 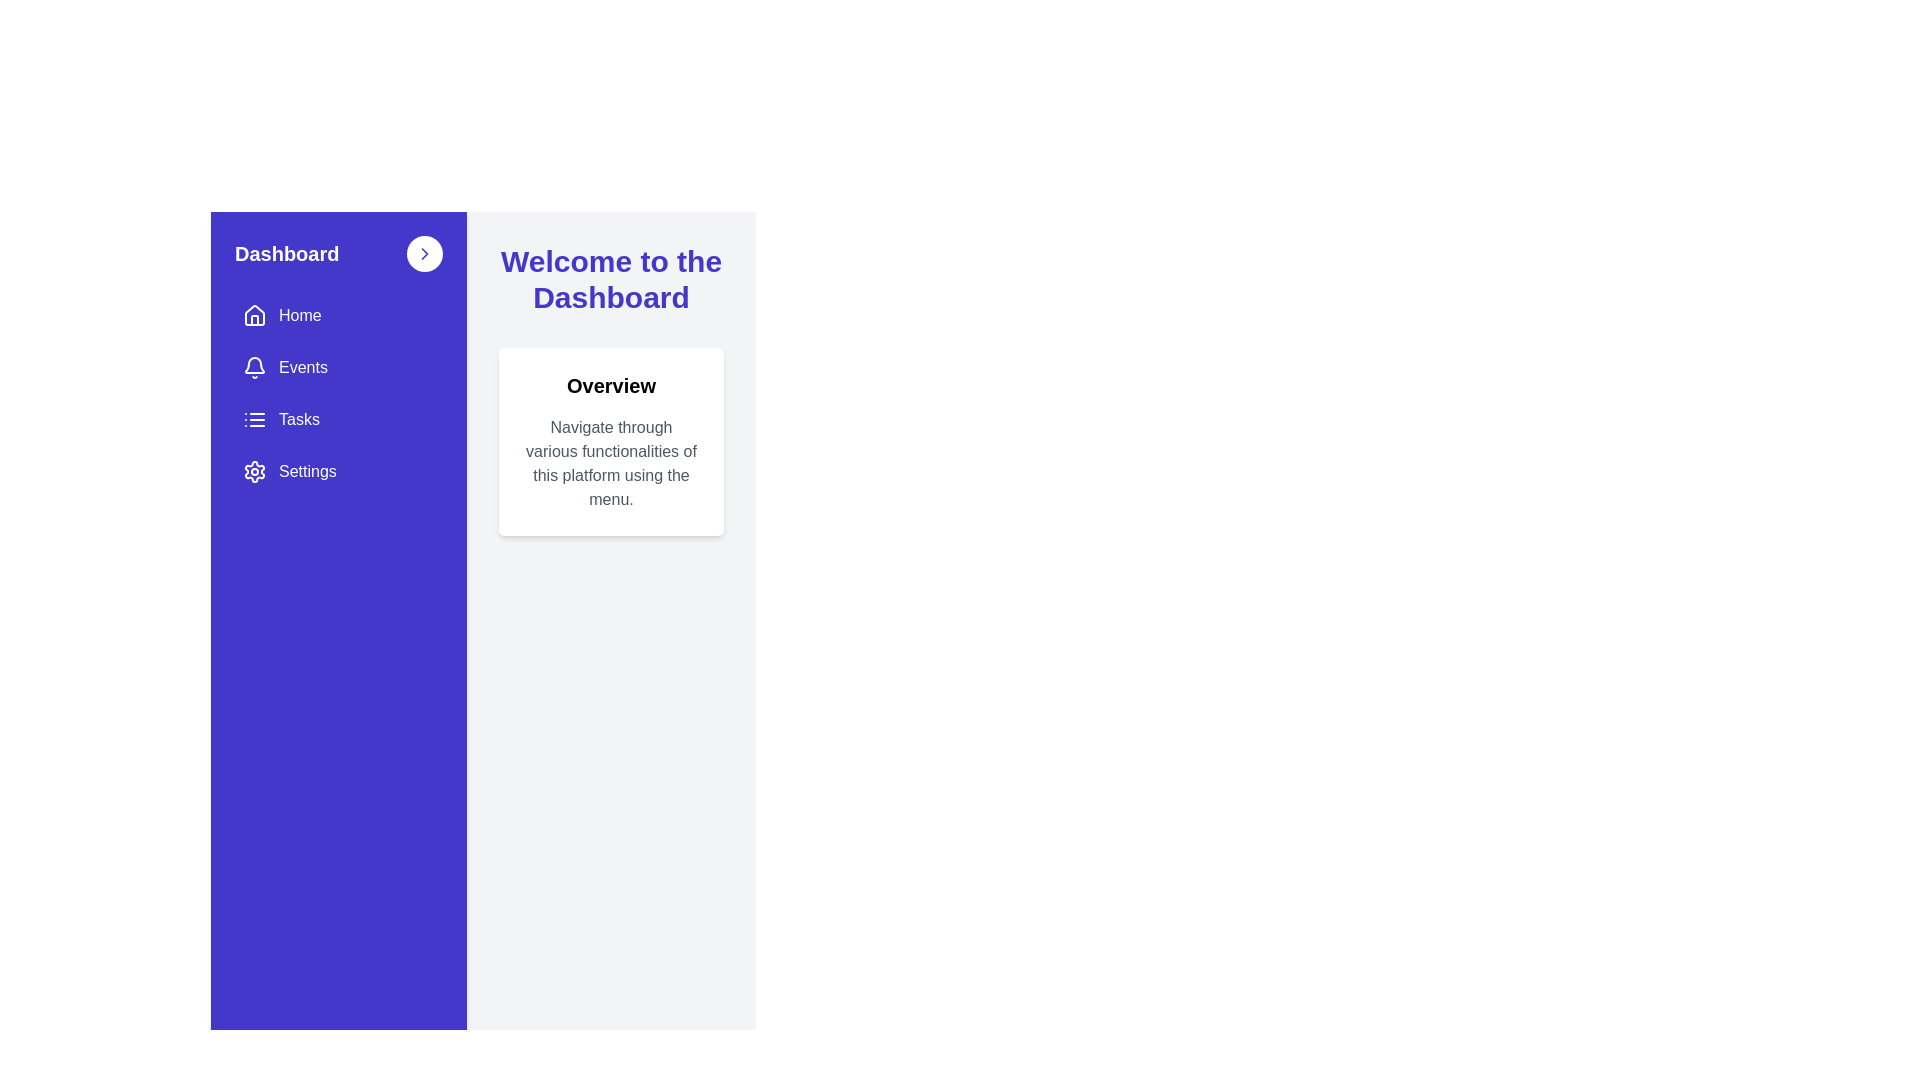 What do you see at coordinates (424, 253) in the screenshot?
I see `the right-angled chevron icon used for navigation located towards the right edge of the sidebar` at bounding box center [424, 253].